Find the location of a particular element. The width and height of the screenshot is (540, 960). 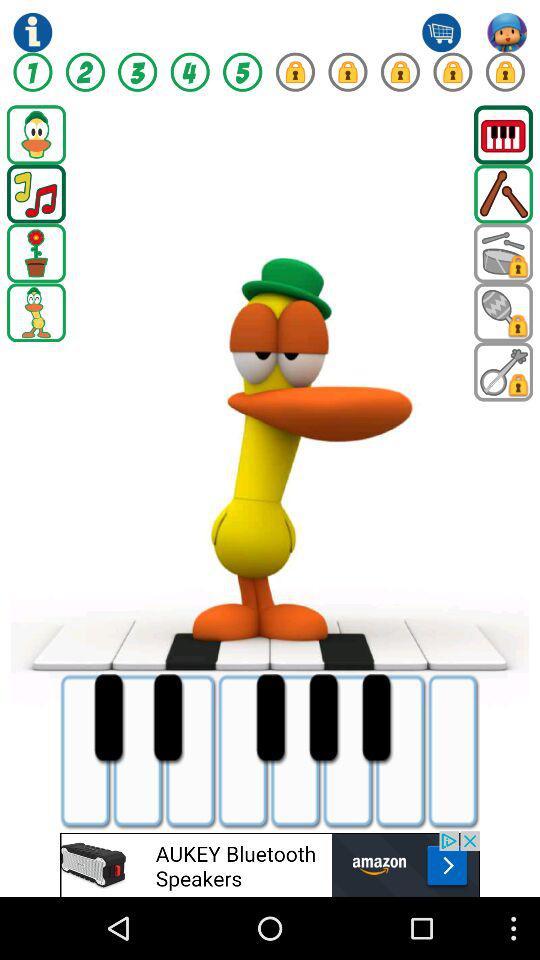

n 3 is located at coordinates (136, 72).